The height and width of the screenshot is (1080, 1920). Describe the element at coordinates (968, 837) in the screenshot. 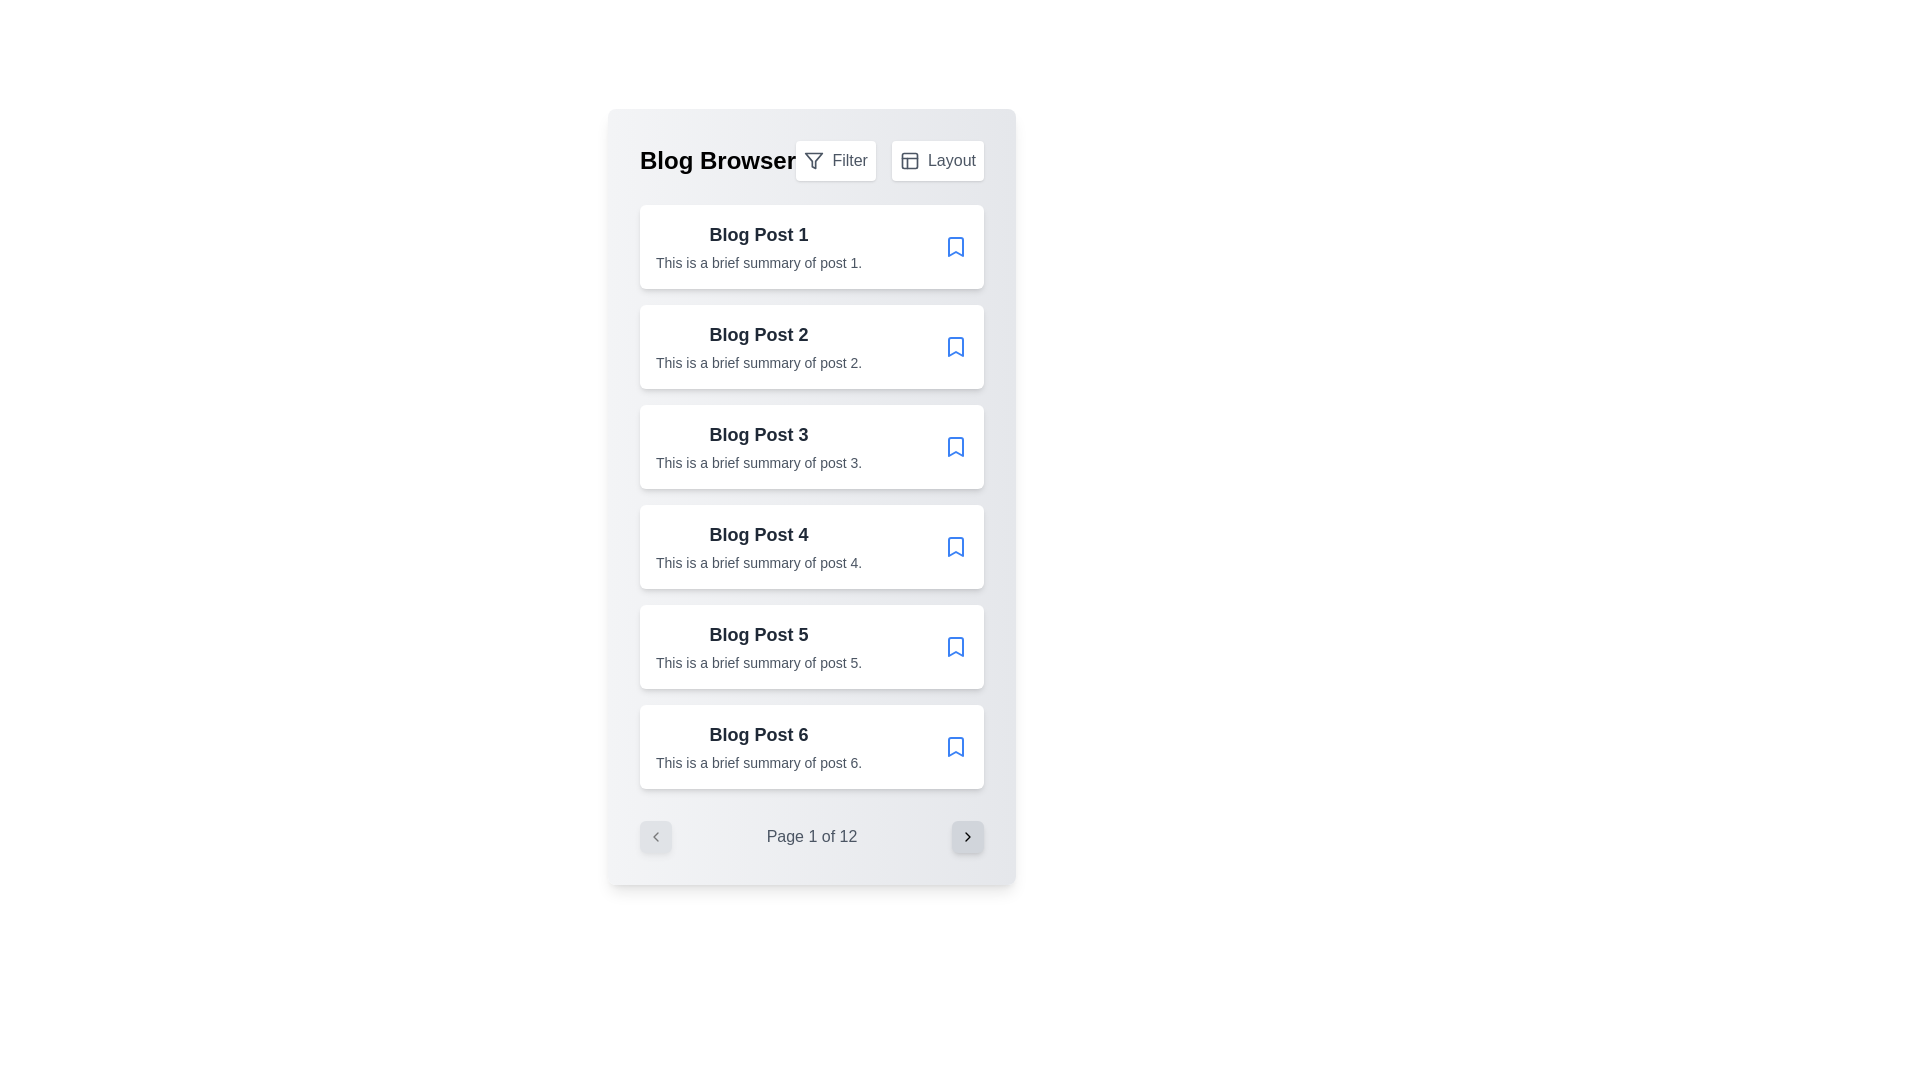

I see `the right-facing chevron icon within the rounded rectangular button for accessibility` at that location.